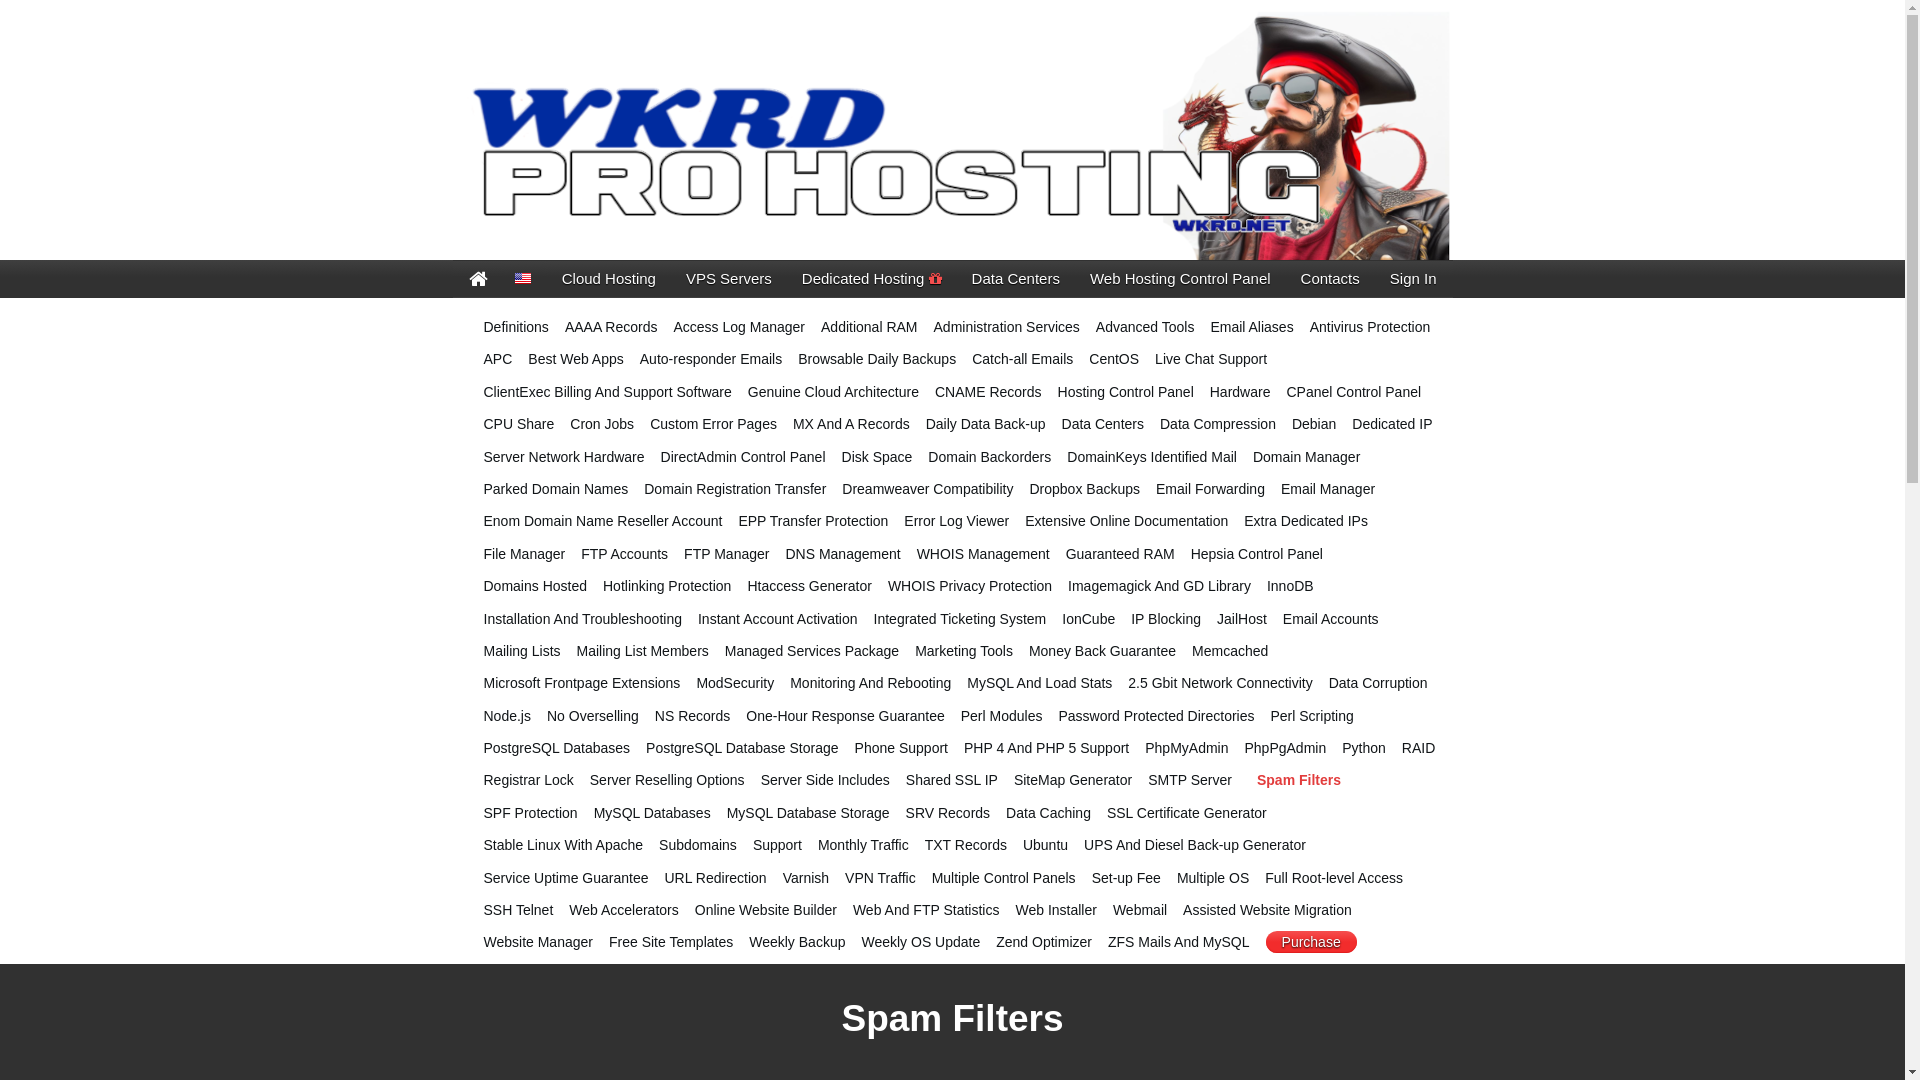 The width and height of the screenshot is (1920, 1080). What do you see at coordinates (1131, 617) in the screenshot?
I see `'IP Blocking'` at bounding box center [1131, 617].